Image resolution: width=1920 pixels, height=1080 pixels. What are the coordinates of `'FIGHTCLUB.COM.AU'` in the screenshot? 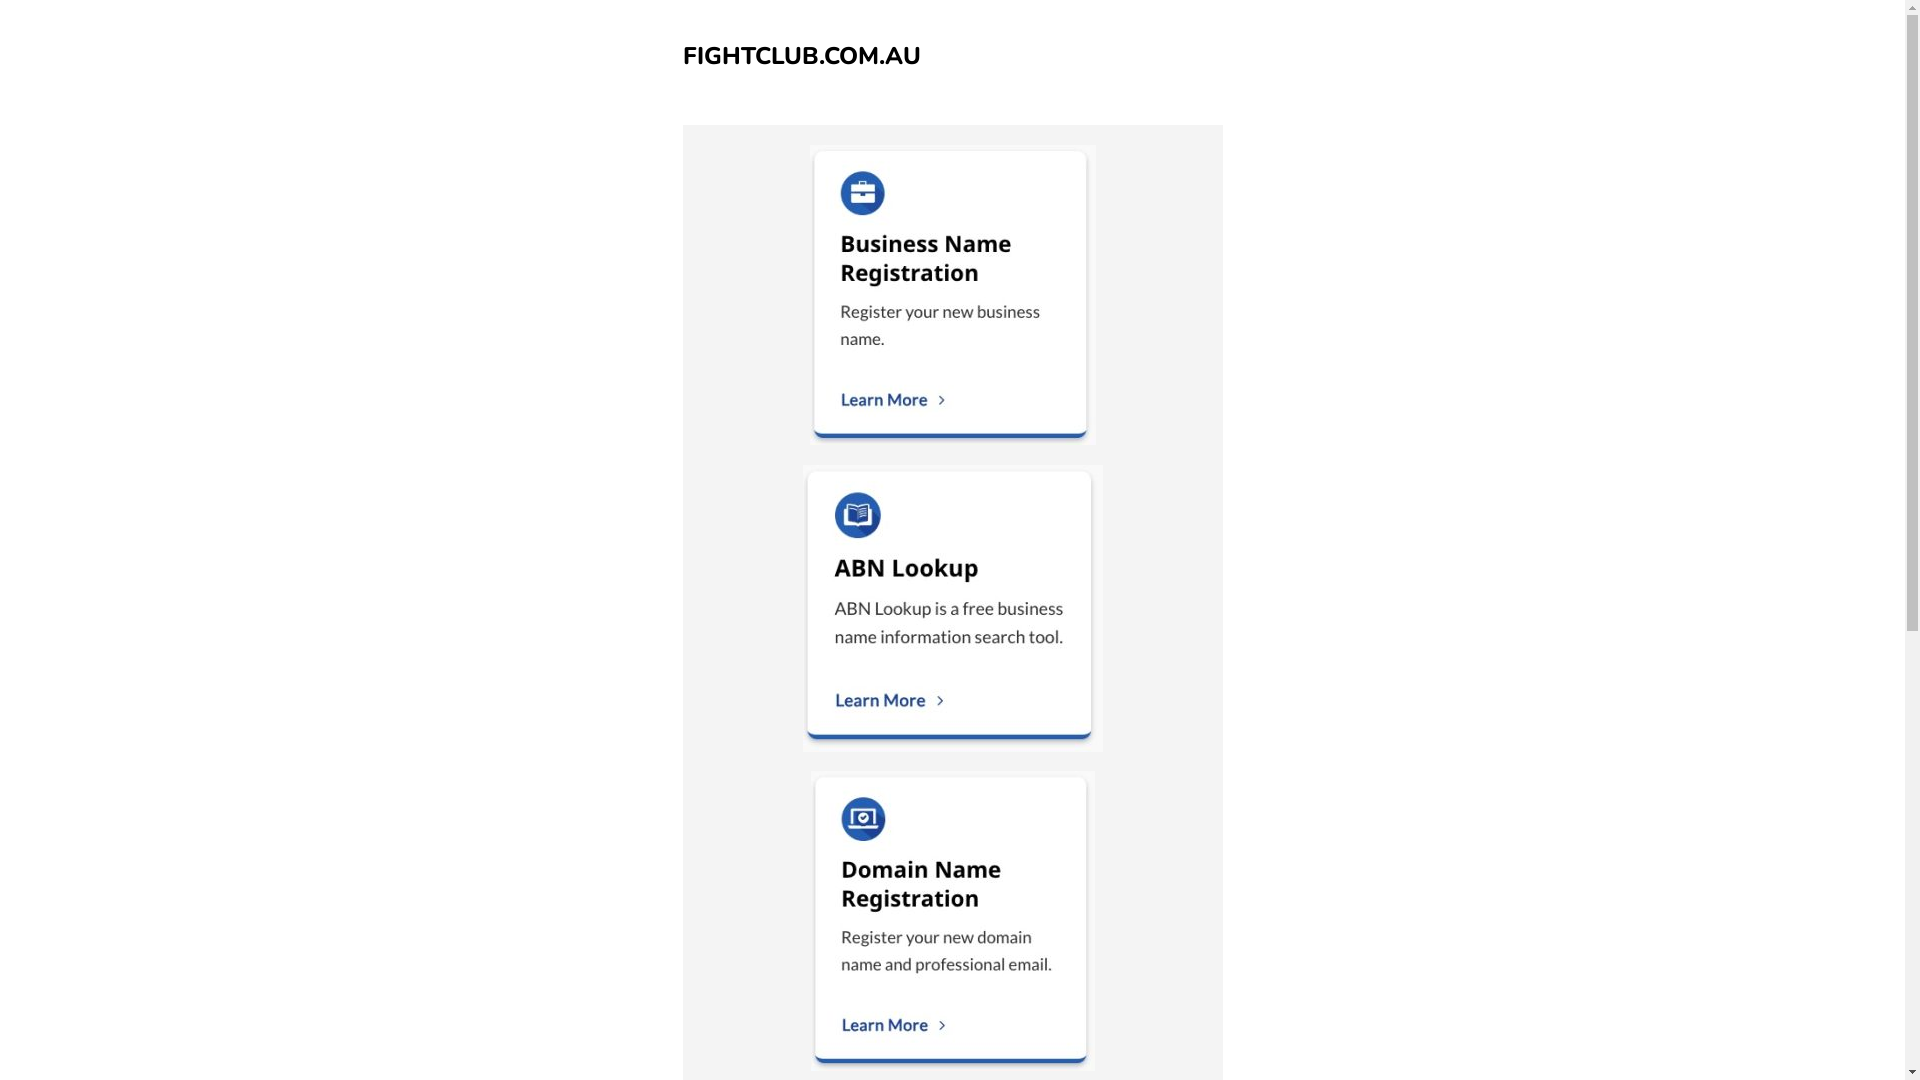 It's located at (801, 55).